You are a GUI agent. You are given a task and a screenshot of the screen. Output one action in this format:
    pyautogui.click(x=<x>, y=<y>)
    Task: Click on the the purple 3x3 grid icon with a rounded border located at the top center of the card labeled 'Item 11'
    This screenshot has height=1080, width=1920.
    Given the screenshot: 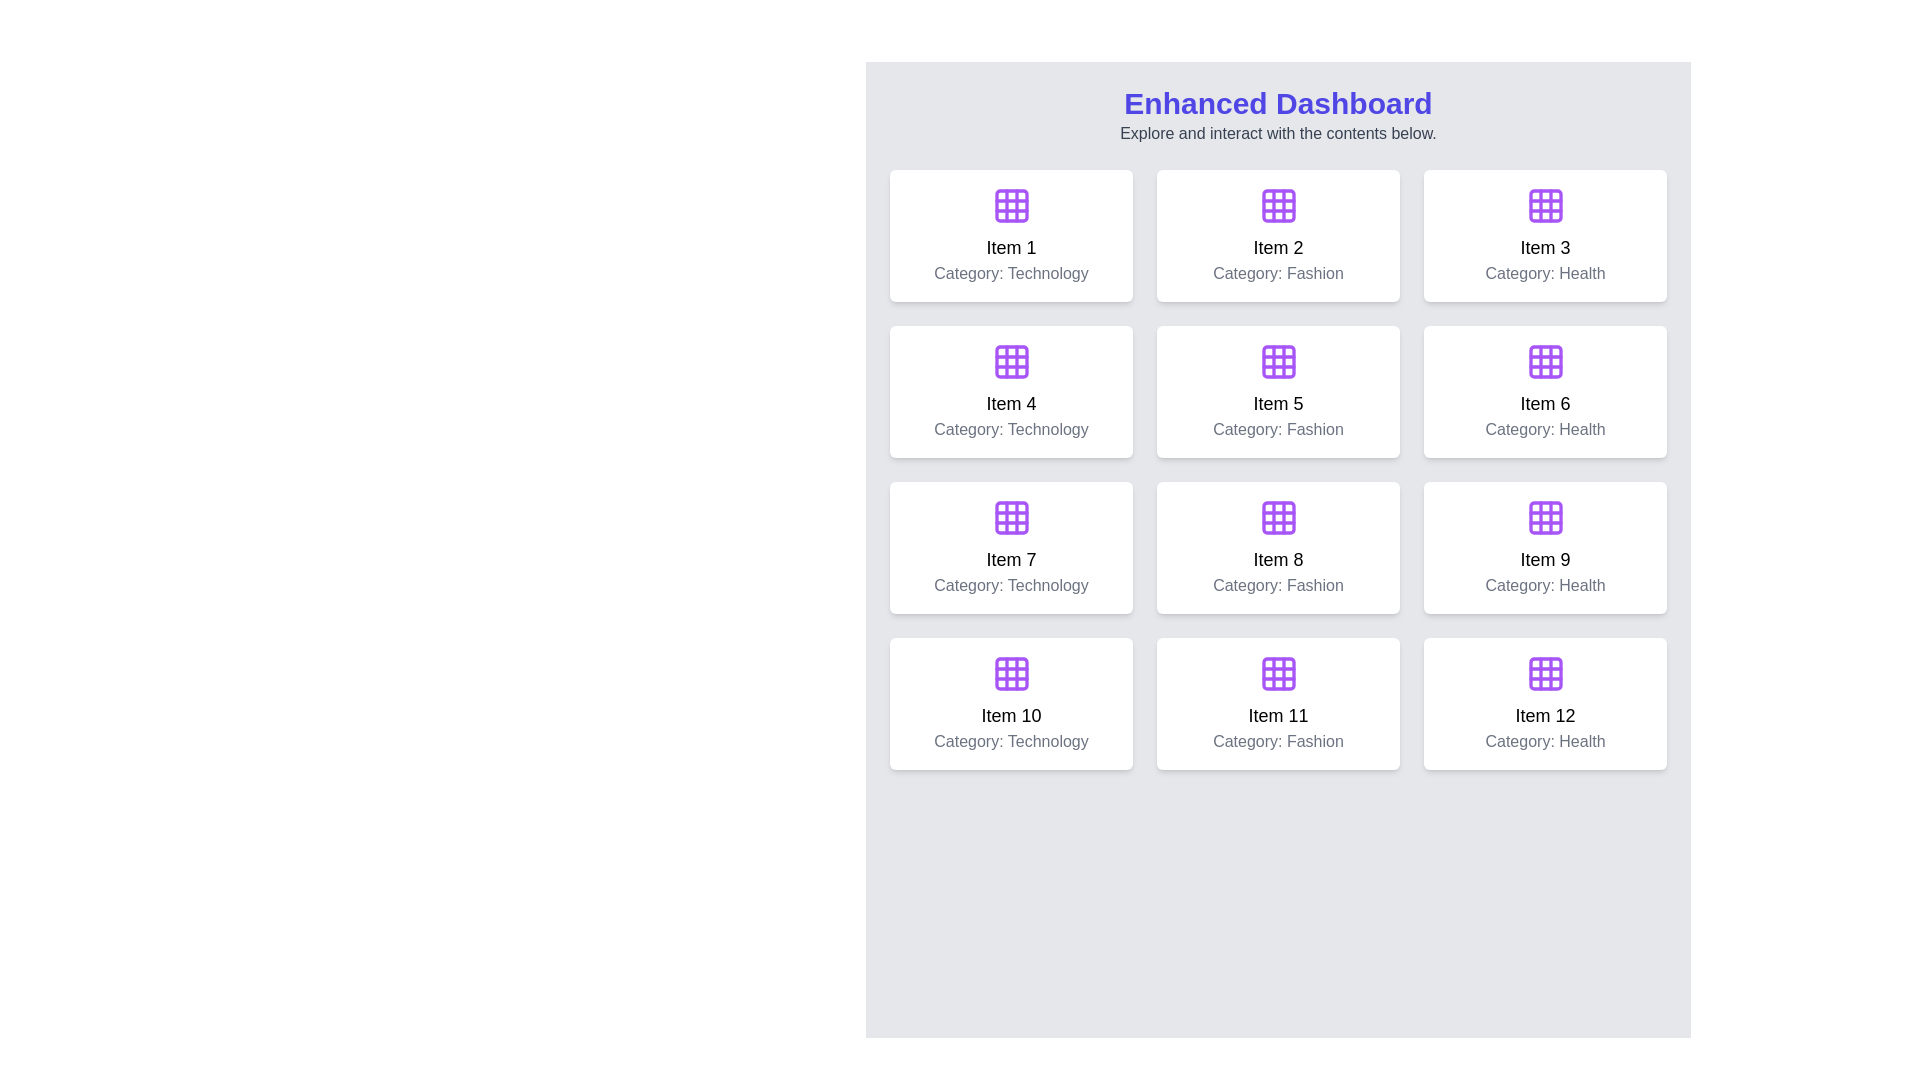 What is the action you would take?
    pyautogui.click(x=1277, y=674)
    